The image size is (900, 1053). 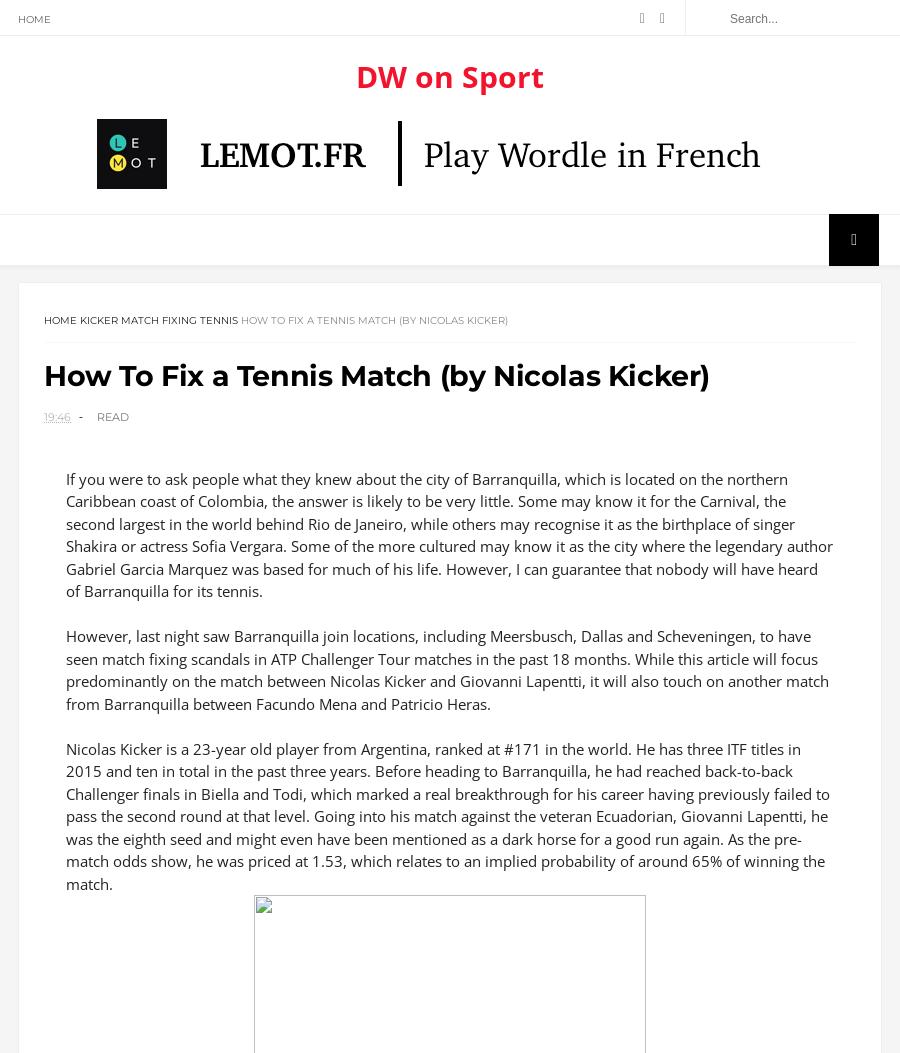 What do you see at coordinates (448, 822) in the screenshot?
I see `'Nicolas Kicker is a 23-year old player from Argentina, ranked at #171 in the world. He has three ITF titles in 2015 and ten in total in the past three years. Before heading to Barranquilla, he had reached back-to-back Challenger finals in Biella and Todi, which marked a real breakthrough for his career having previously failed to pass the second round at that level. Going into his match against the veteran Ecuadorian, Giovanni Lapentti, he was the eighth seed and might even have been mentioned as a dark horse for a good run again. As the pre-match odds show, he was priced at 1.53, which relates to an implied probability of around 65% of winning the match.'` at bounding box center [448, 822].